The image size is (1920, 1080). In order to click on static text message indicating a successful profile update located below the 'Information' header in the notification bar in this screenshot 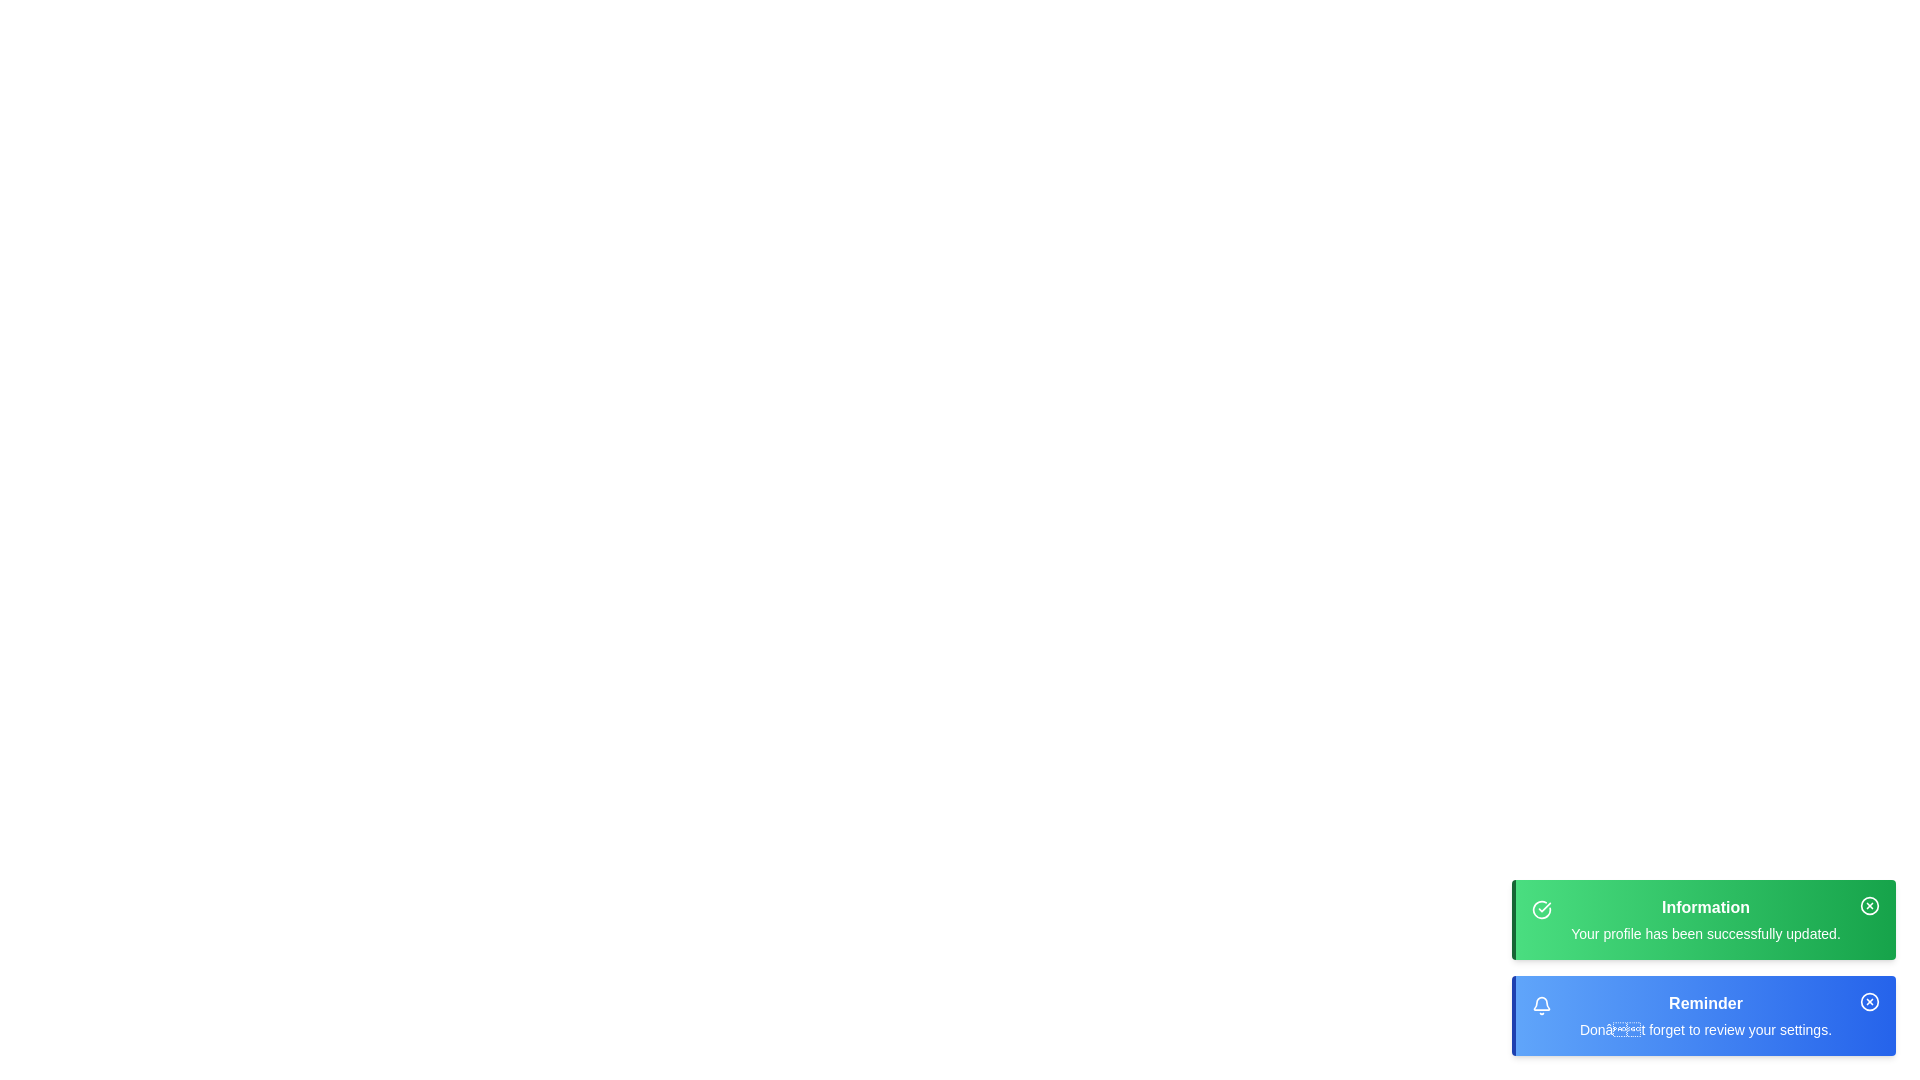, I will do `click(1704, 933)`.